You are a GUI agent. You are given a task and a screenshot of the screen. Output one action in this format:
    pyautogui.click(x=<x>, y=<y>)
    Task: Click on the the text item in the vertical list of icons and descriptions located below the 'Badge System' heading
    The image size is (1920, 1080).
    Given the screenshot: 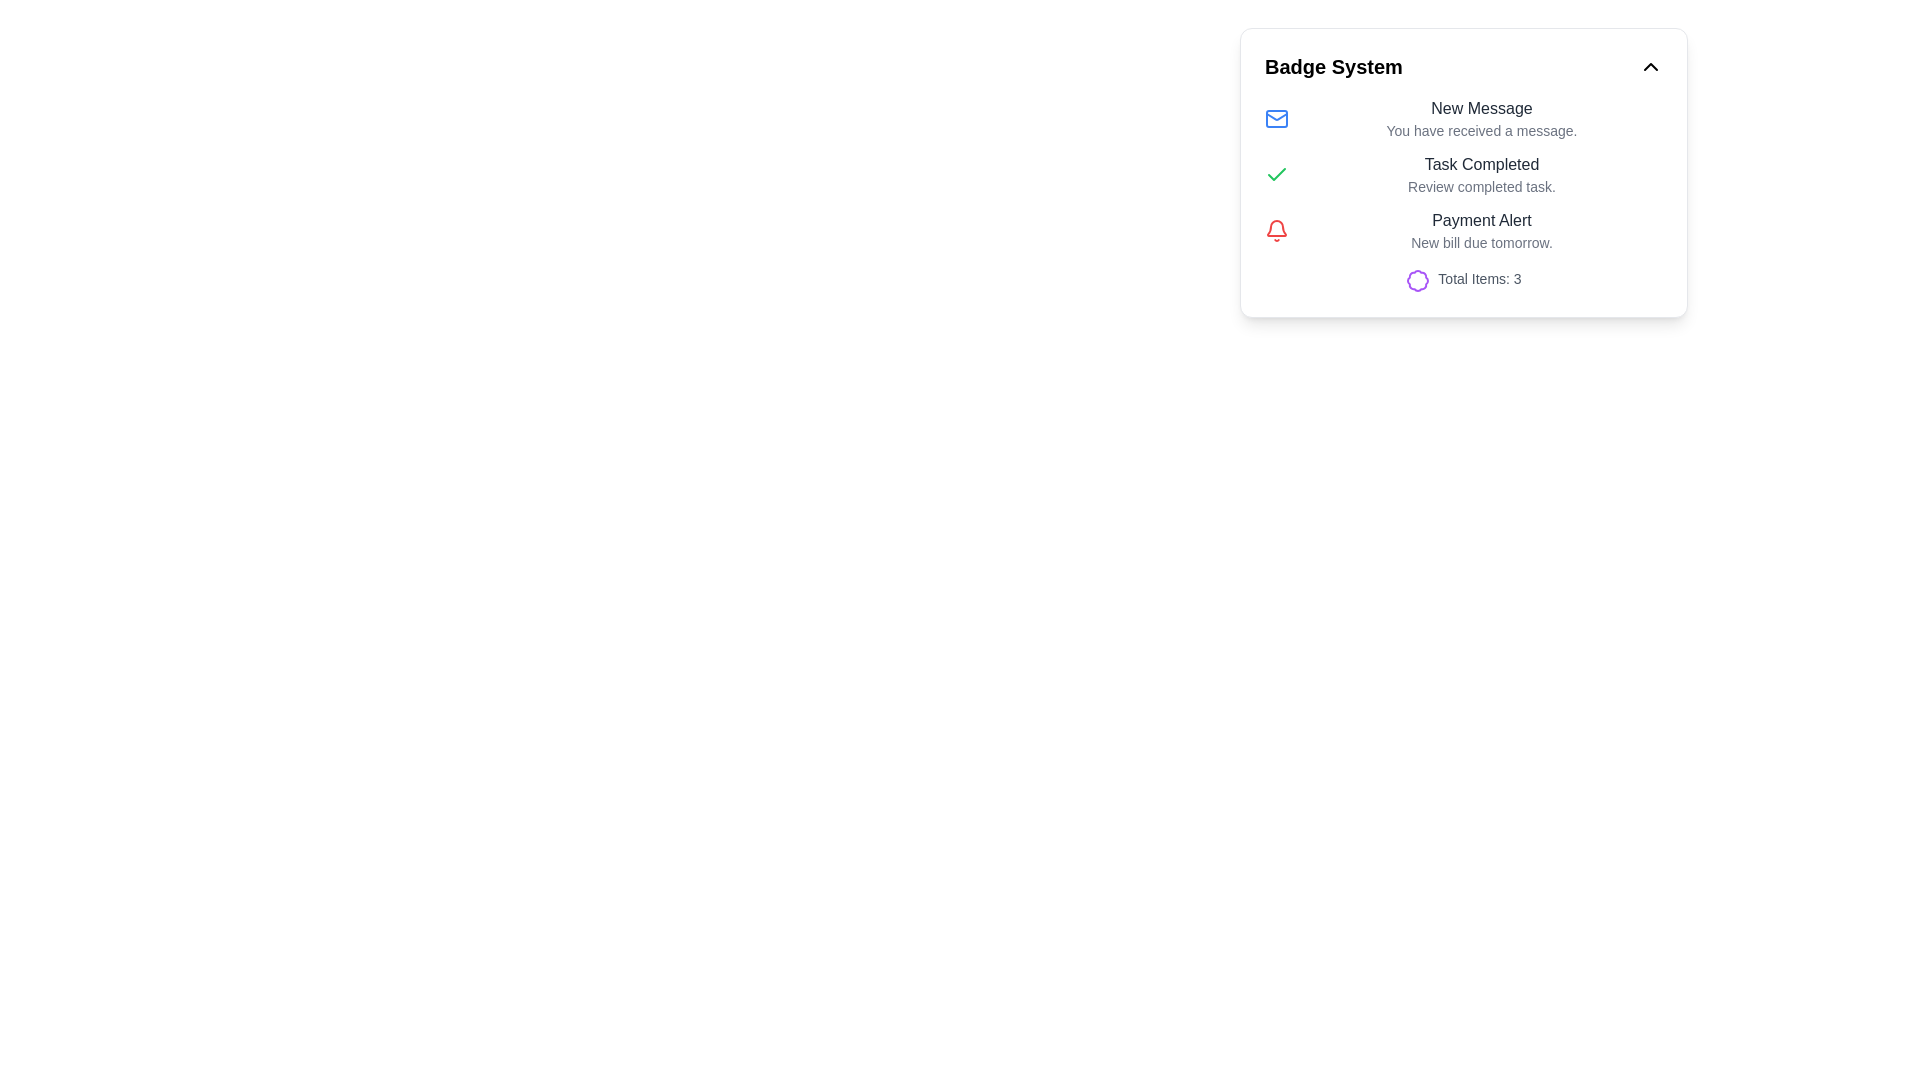 What is the action you would take?
    pyautogui.click(x=1464, y=173)
    